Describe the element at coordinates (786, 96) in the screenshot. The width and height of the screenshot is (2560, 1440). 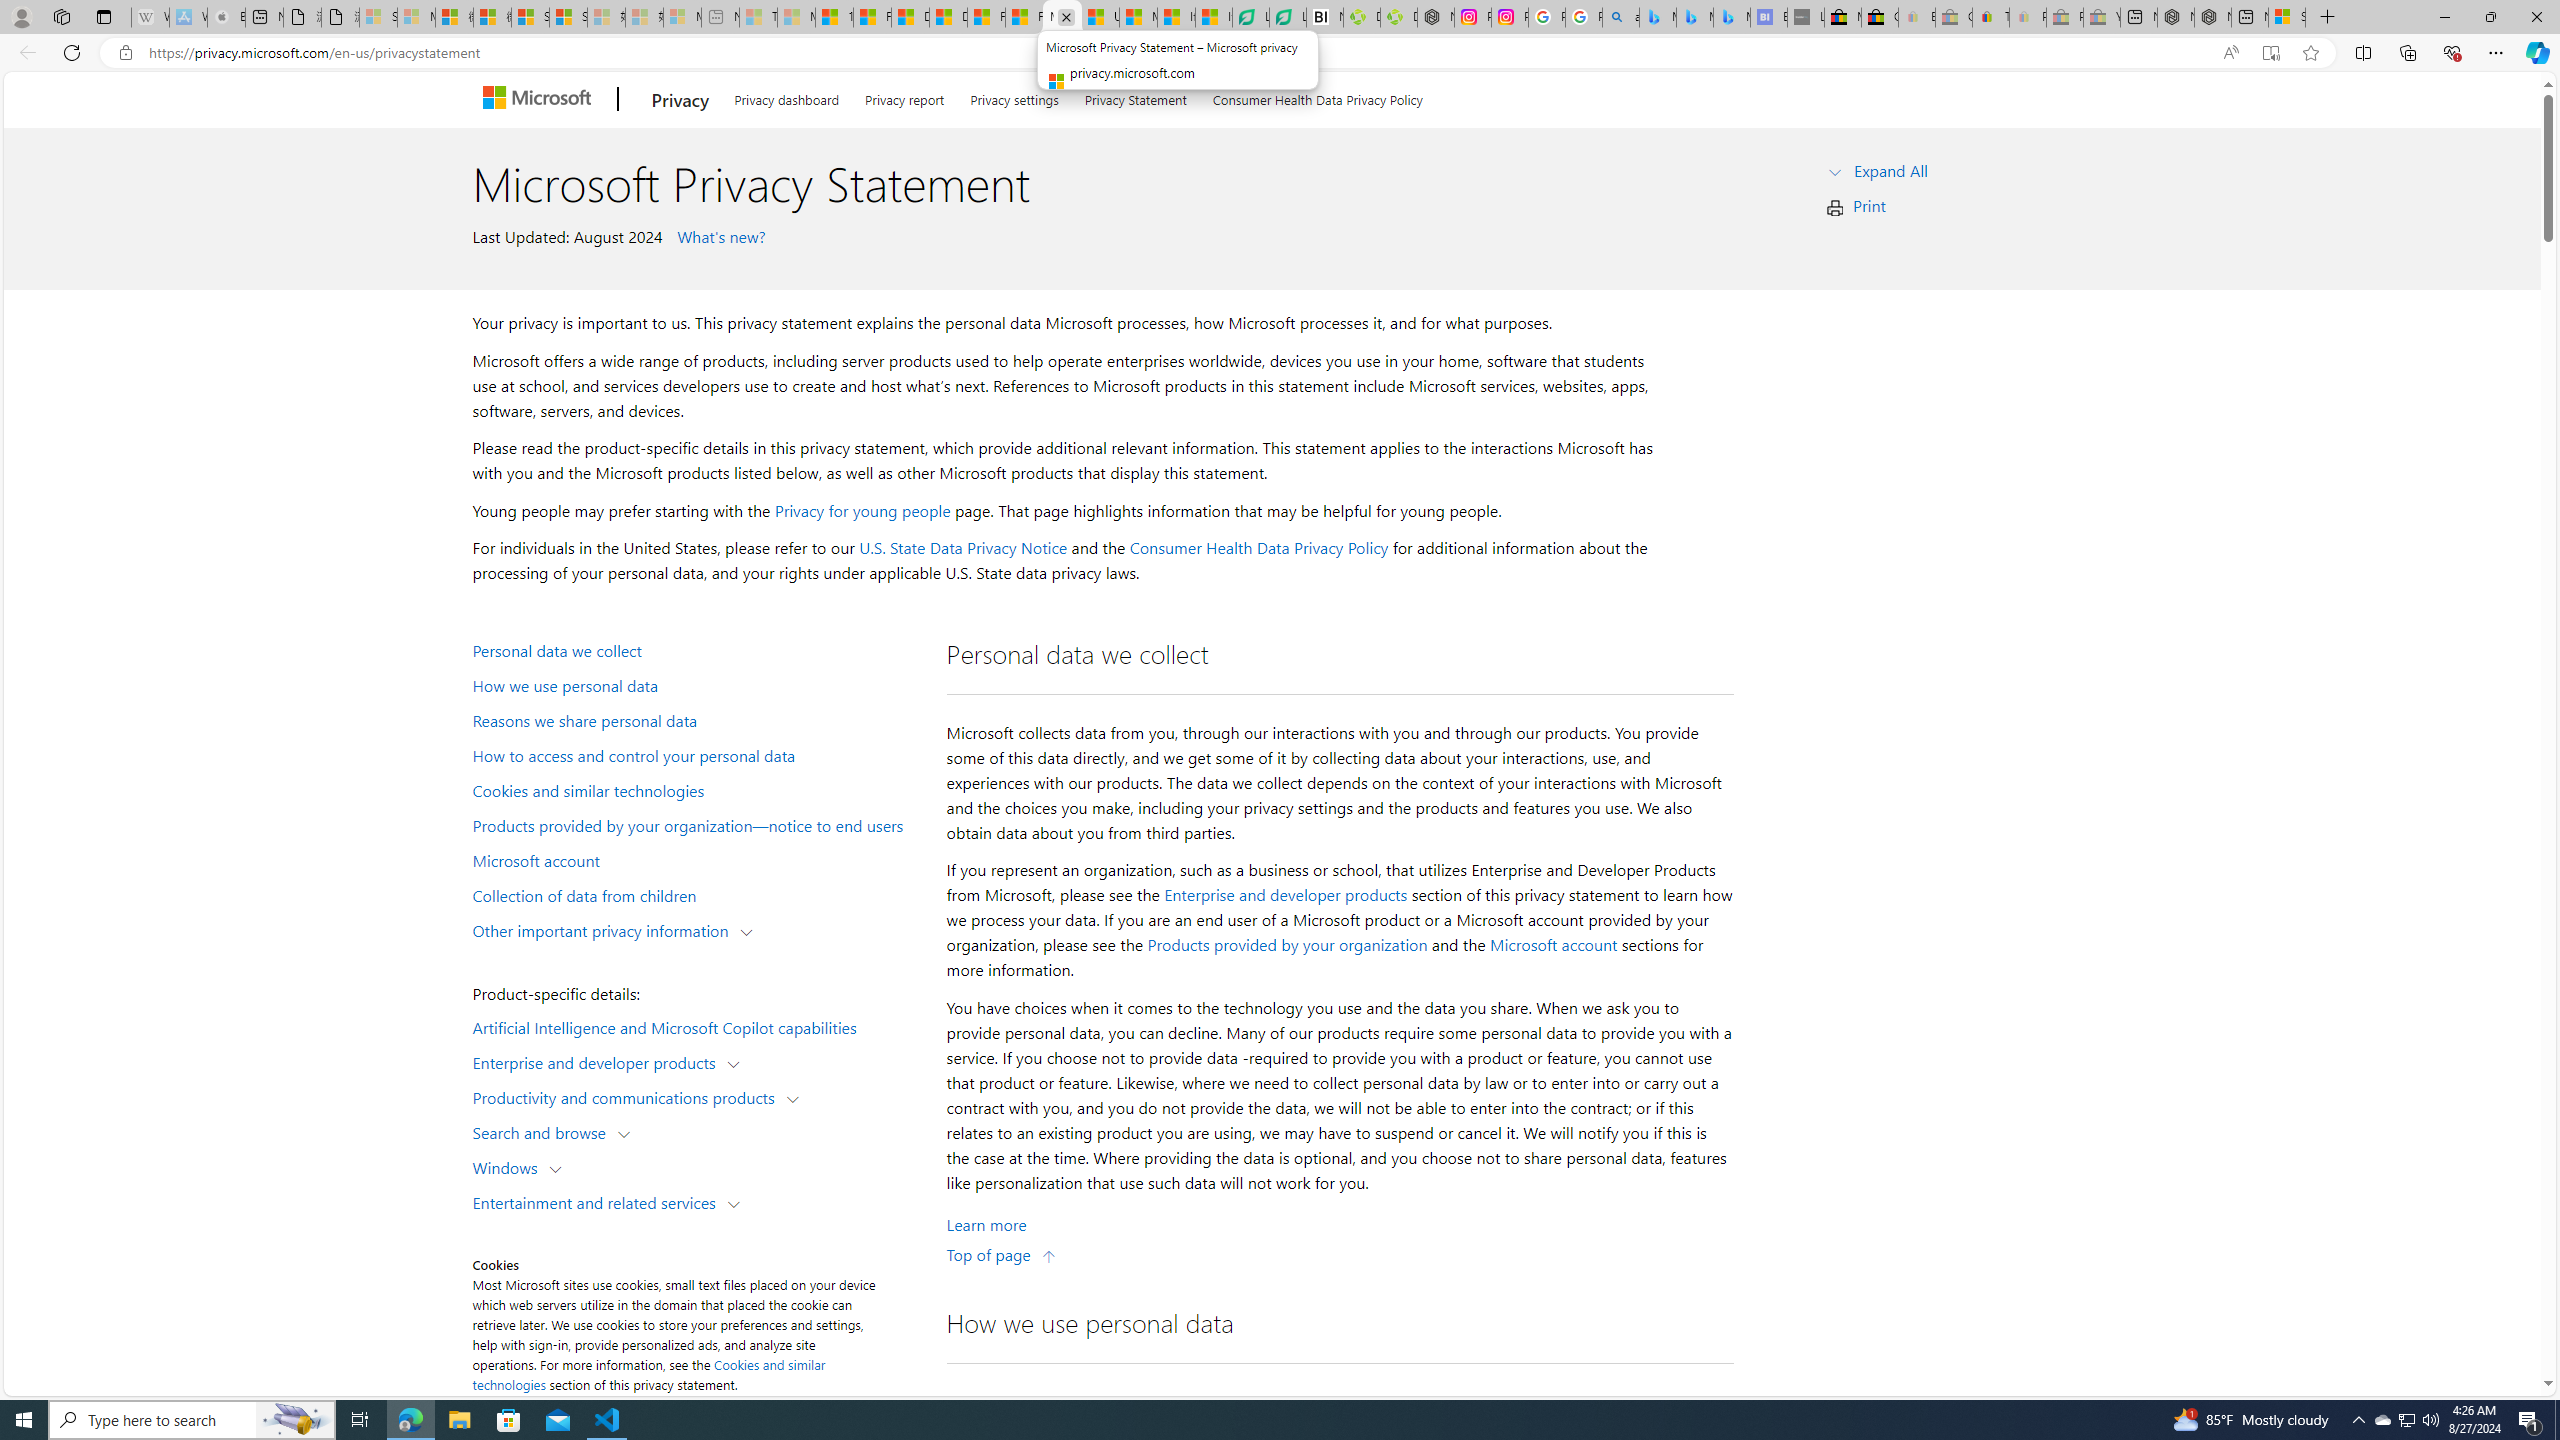
I see `'Privacy dashboard'` at that location.